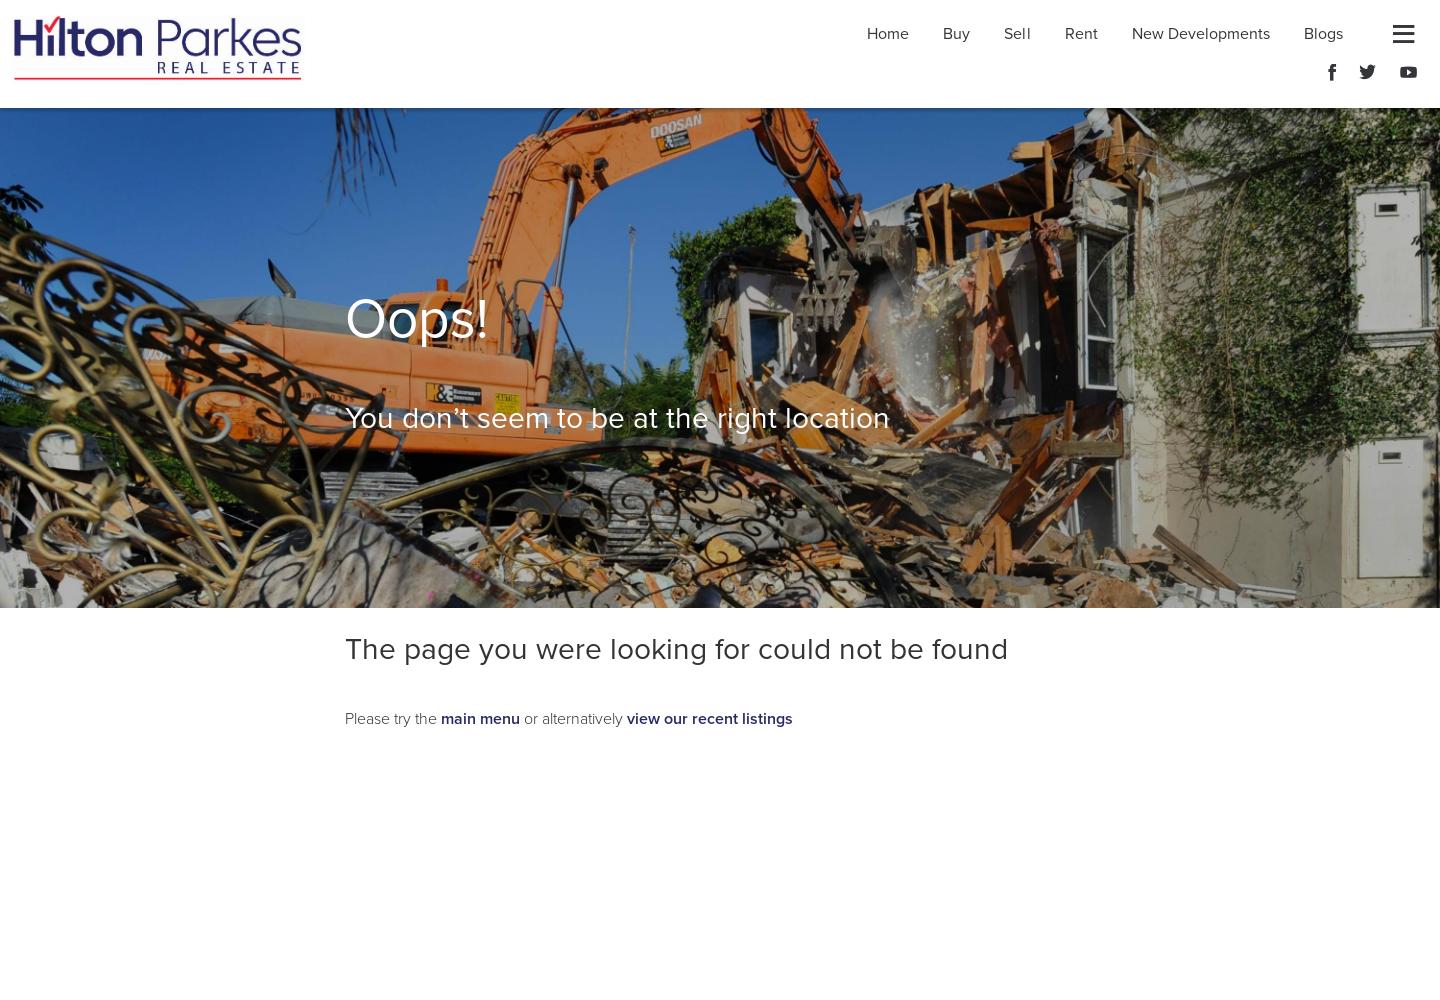 Image resolution: width=1440 pixels, height=1000 pixels. I want to click on 'Blogs', so click(1321, 34).